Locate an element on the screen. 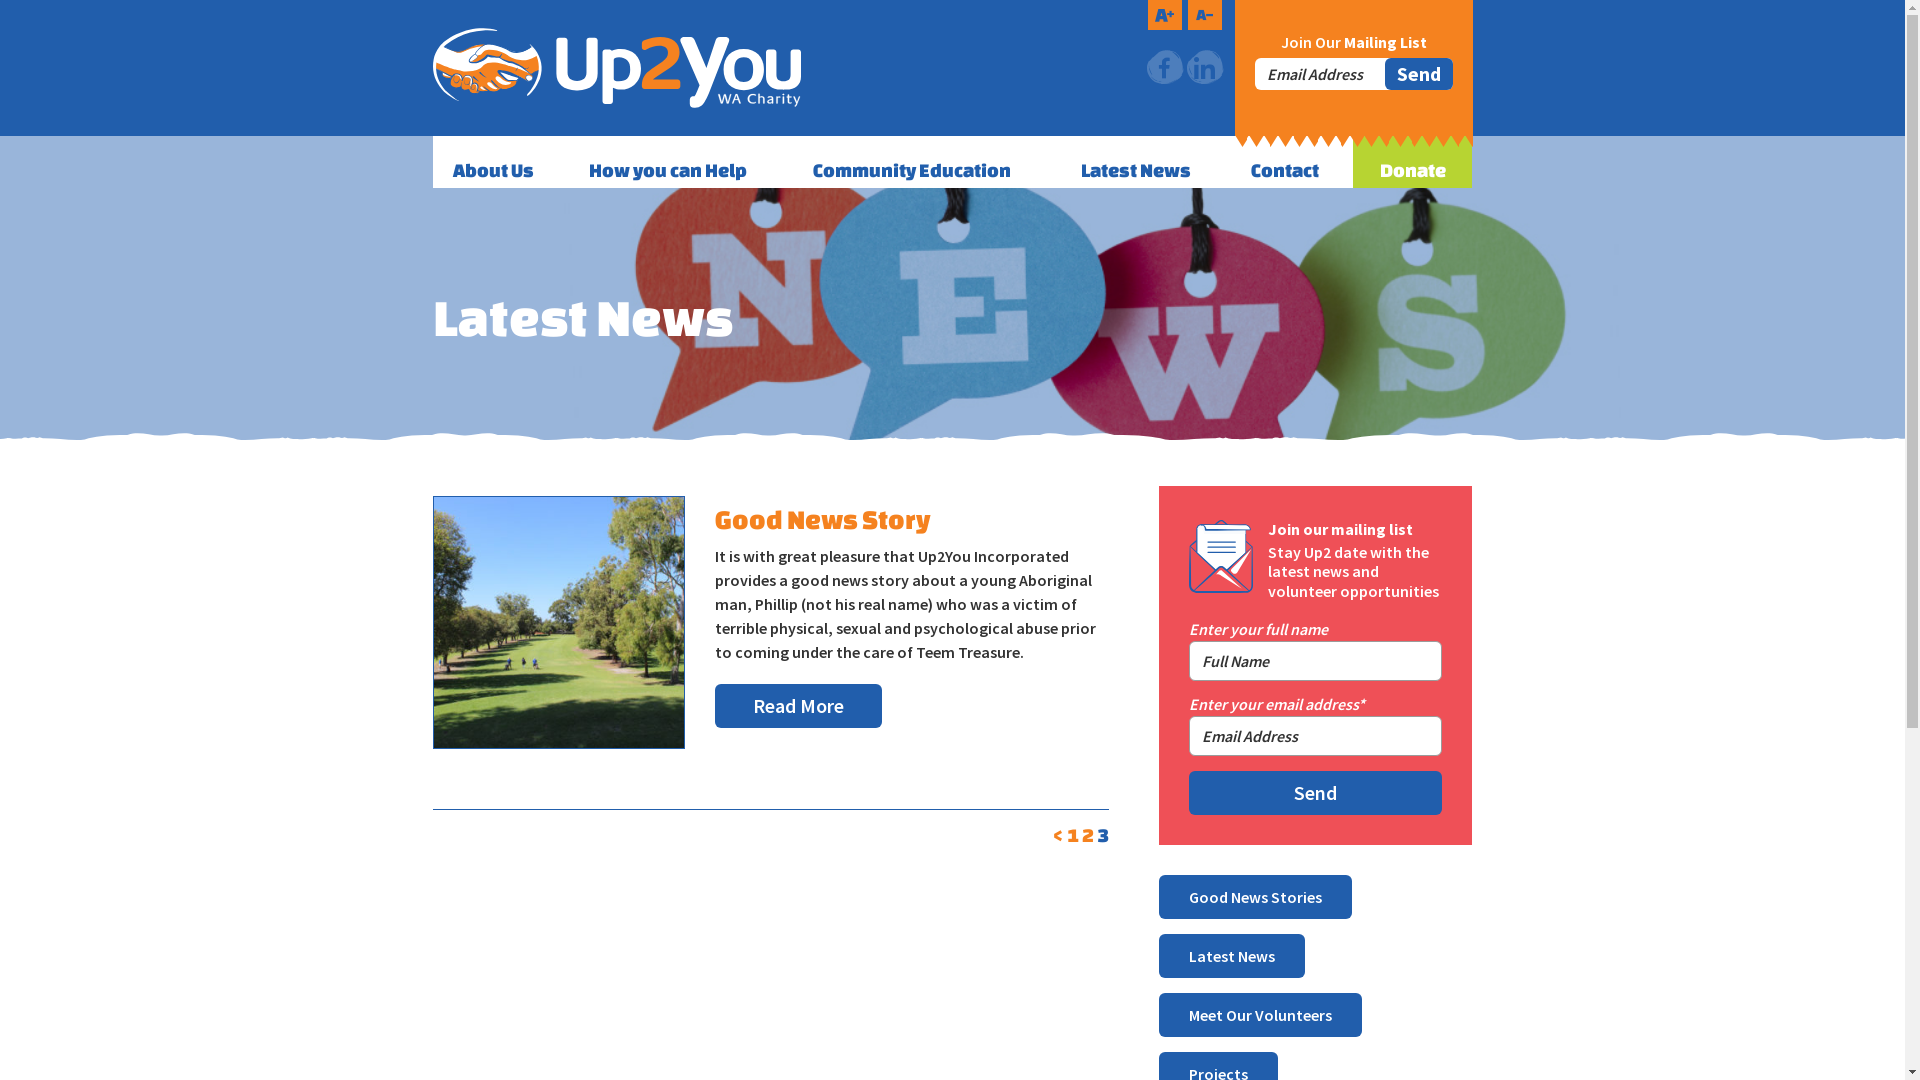  'Send' is located at coordinates (1315, 792).